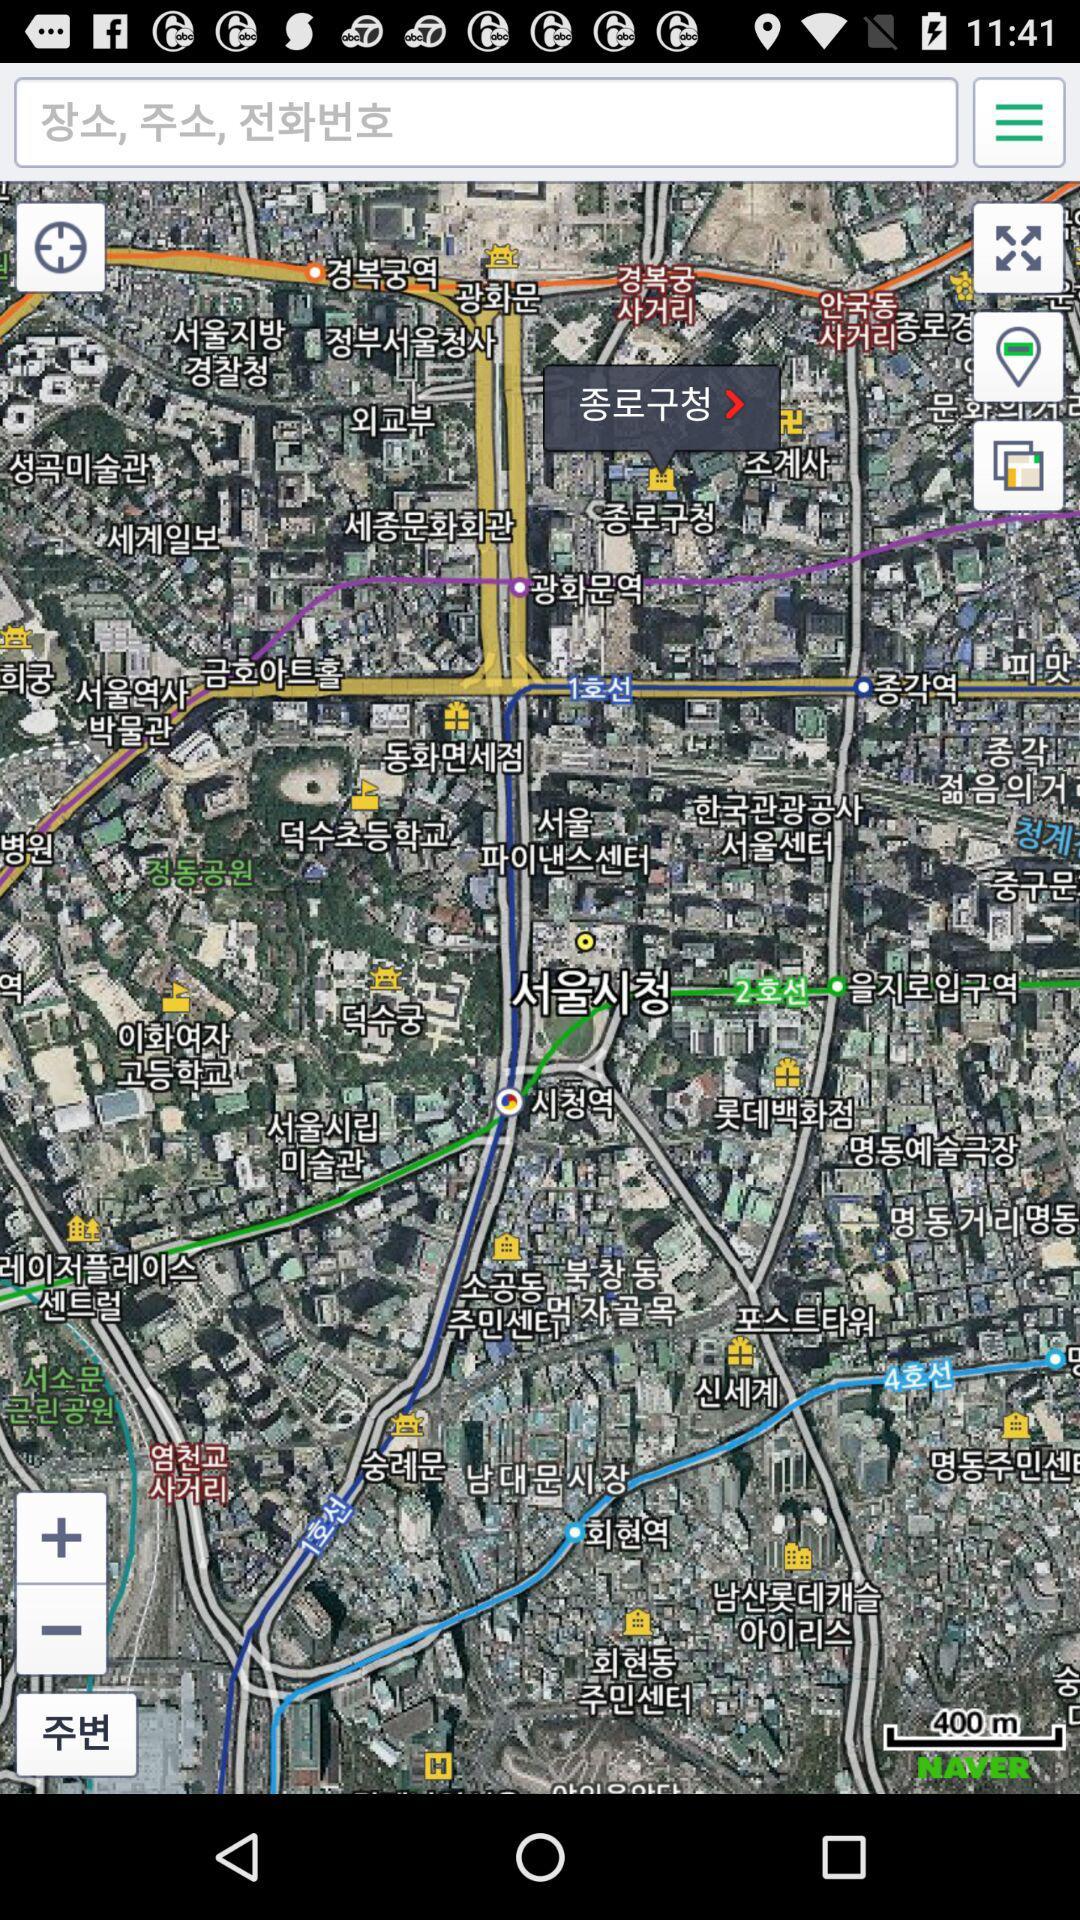 Image resolution: width=1080 pixels, height=1920 pixels. What do you see at coordinates (59, 246) in the screenshot?
I see `icon at the top left corner` at bounding box center [59, 246].